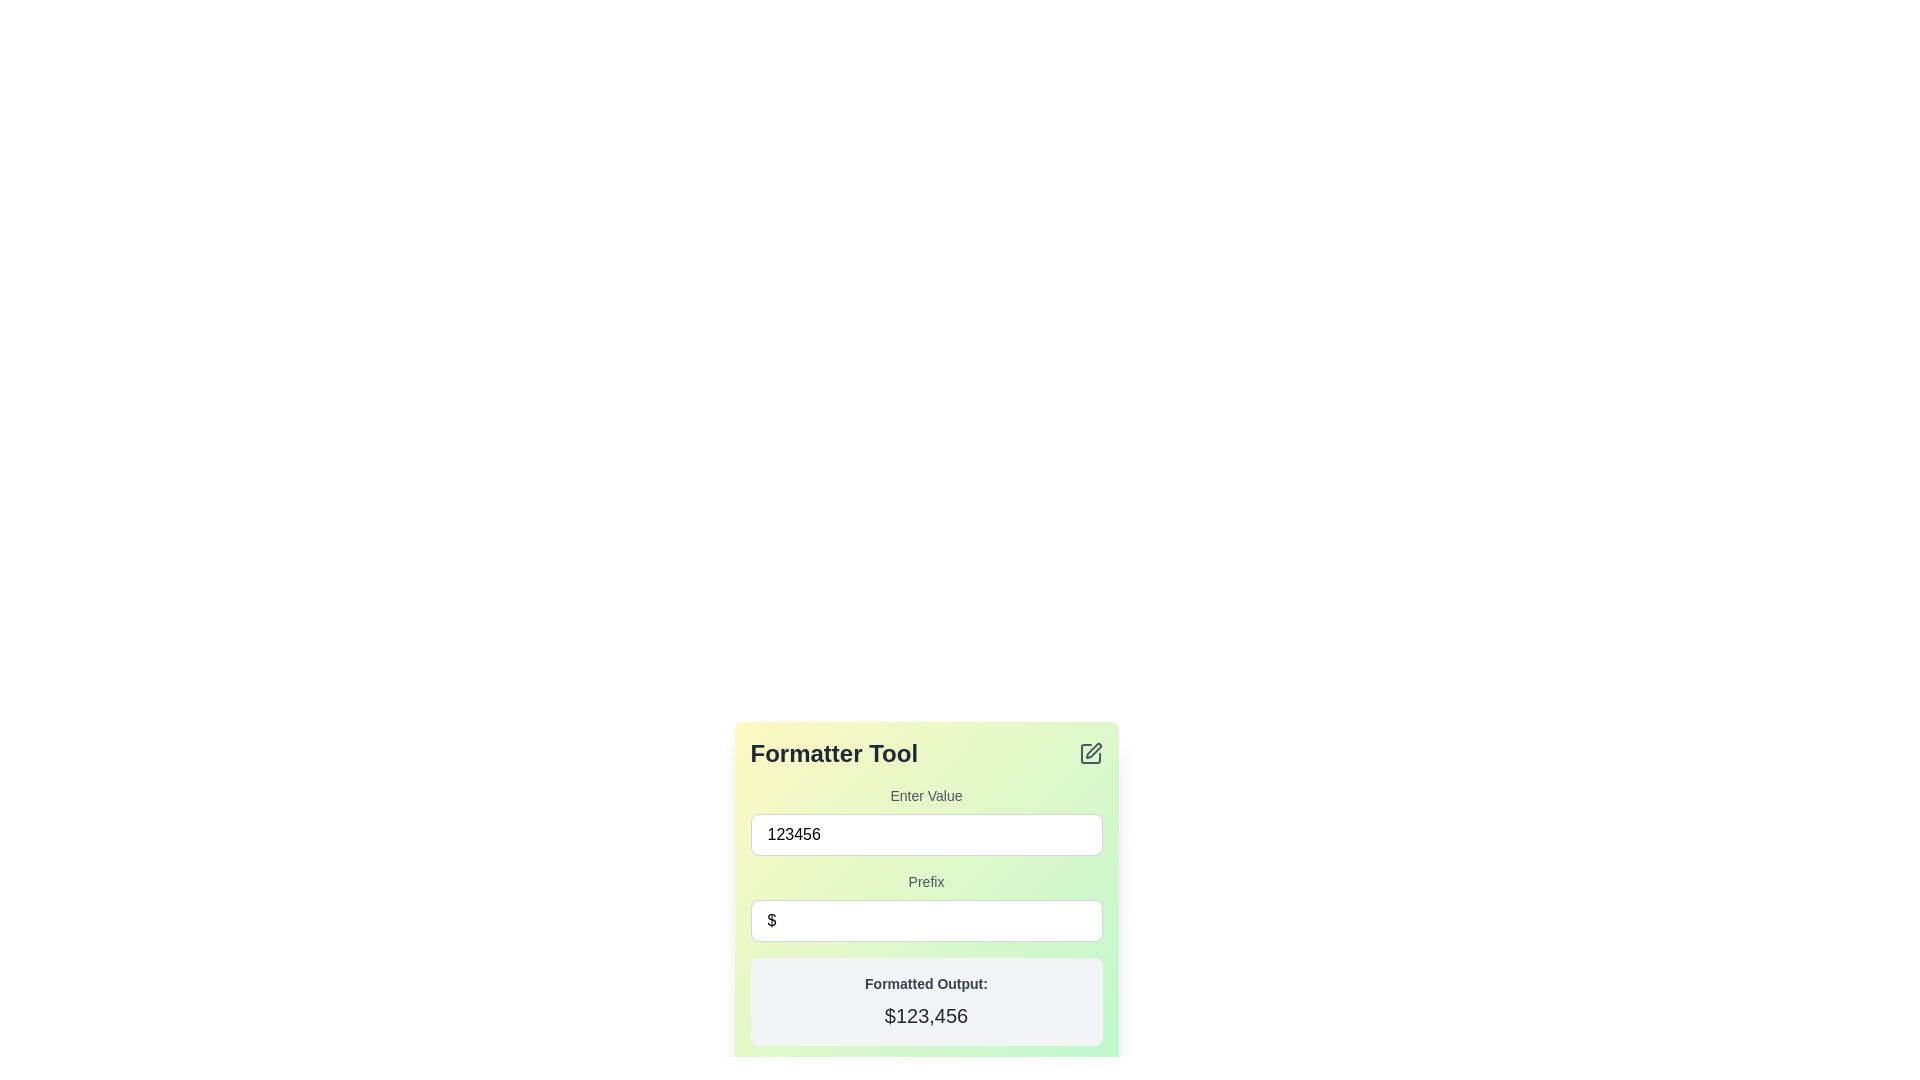 This screenshot has height=1080, width=1920. What do you see at coordinates (925, 881) in the screenshot?
I see `the Text Label that identifies the prefix input field, located above the 'prefixInput' text input field within the form section` at bounding box center [925, 881].